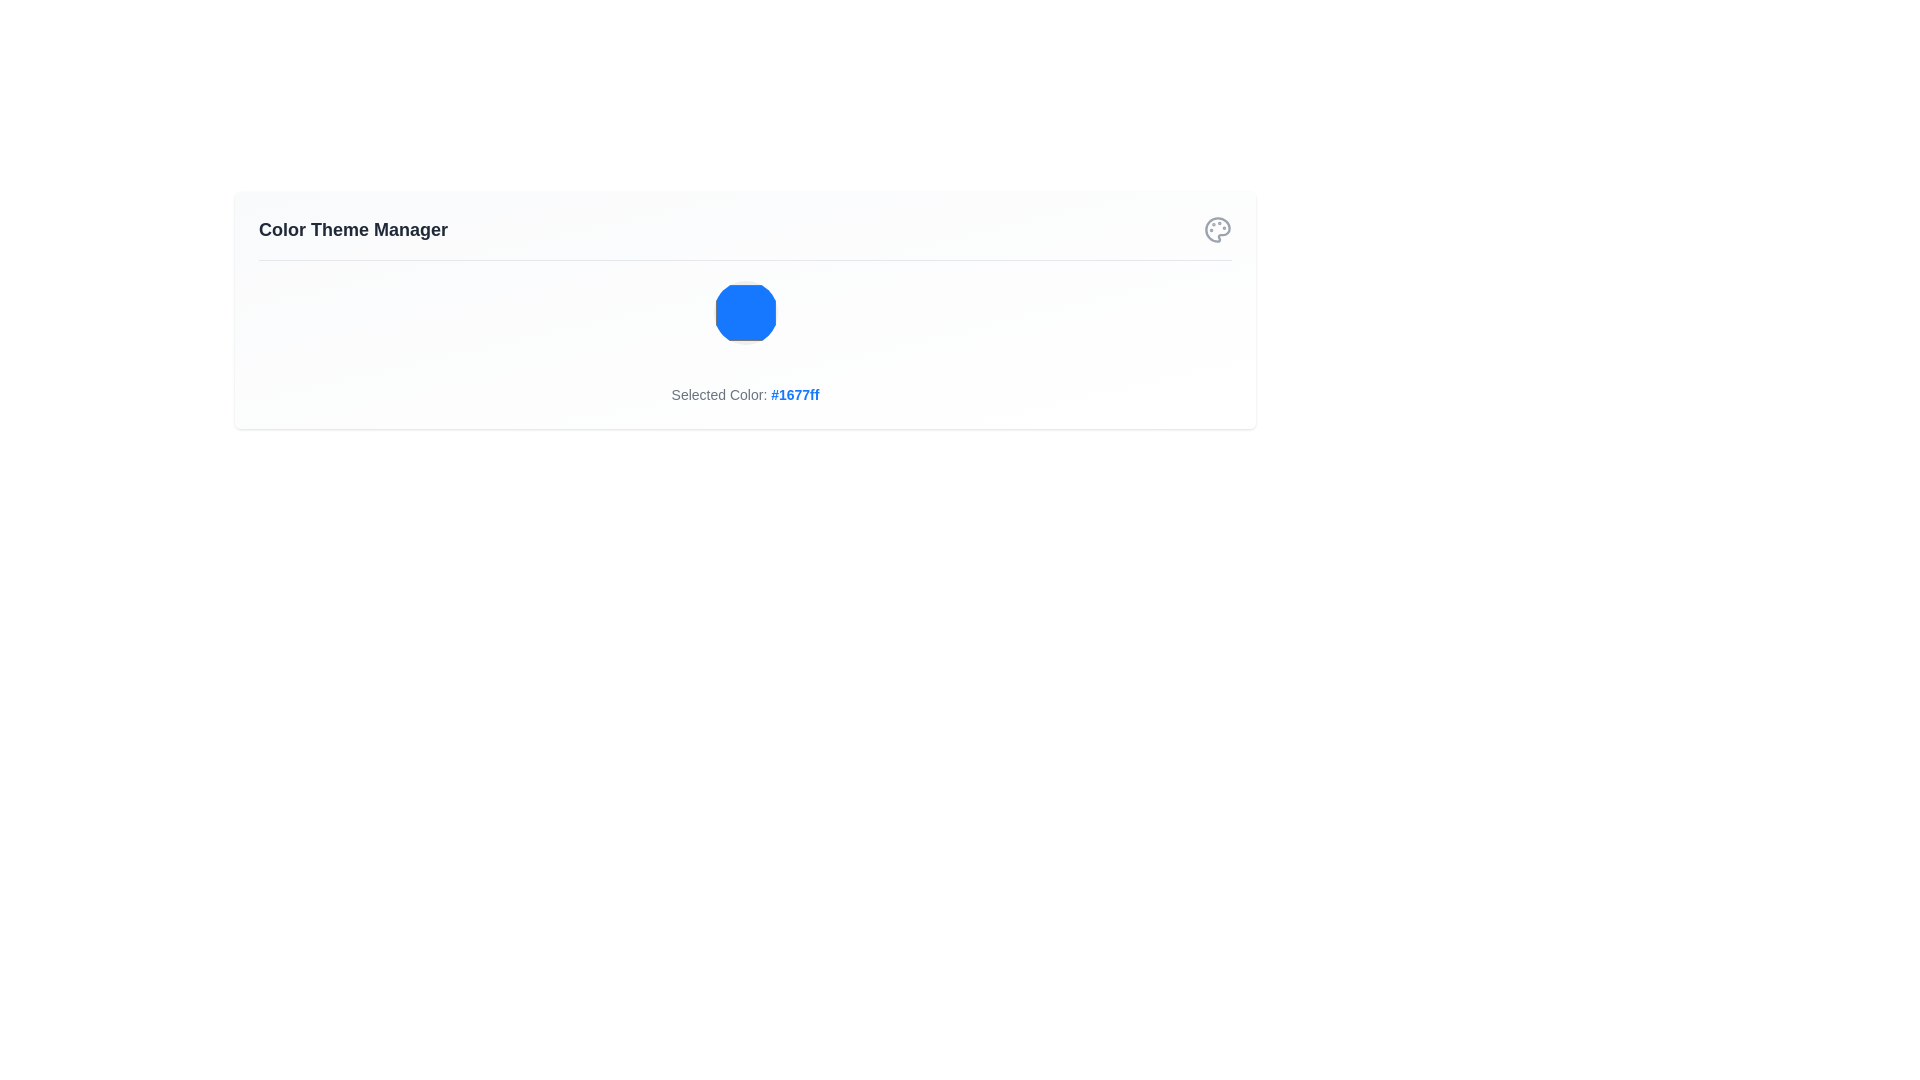 This screenshot has width=1920, height=1080. What do you see at coordinates (794, 394) in the screenshot?
I see `the text element displaying the color code '#1677ff', which is part of the line 'Selected Color' and located below a blue shape` at bounding box center [794, 394].